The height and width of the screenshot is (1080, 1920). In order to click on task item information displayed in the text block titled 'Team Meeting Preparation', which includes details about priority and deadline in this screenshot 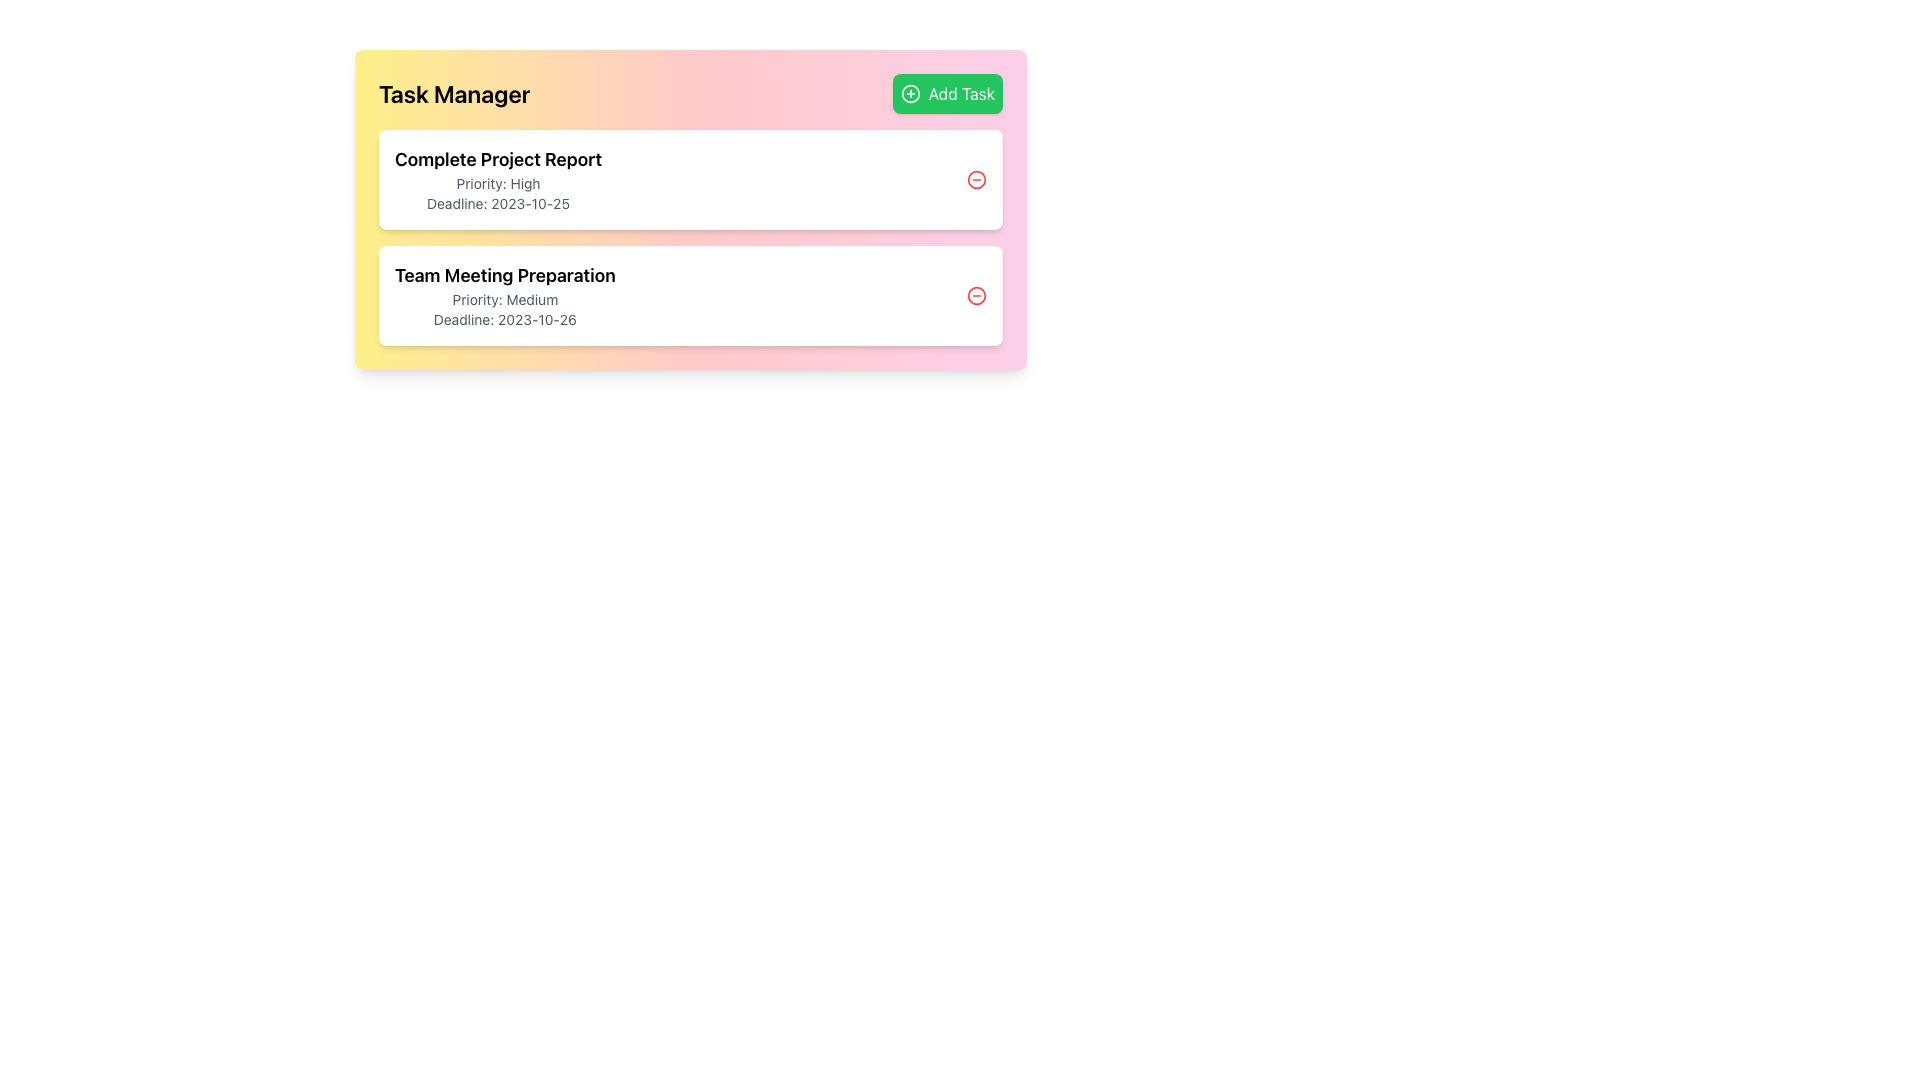, I will do `click(505, 296)`.